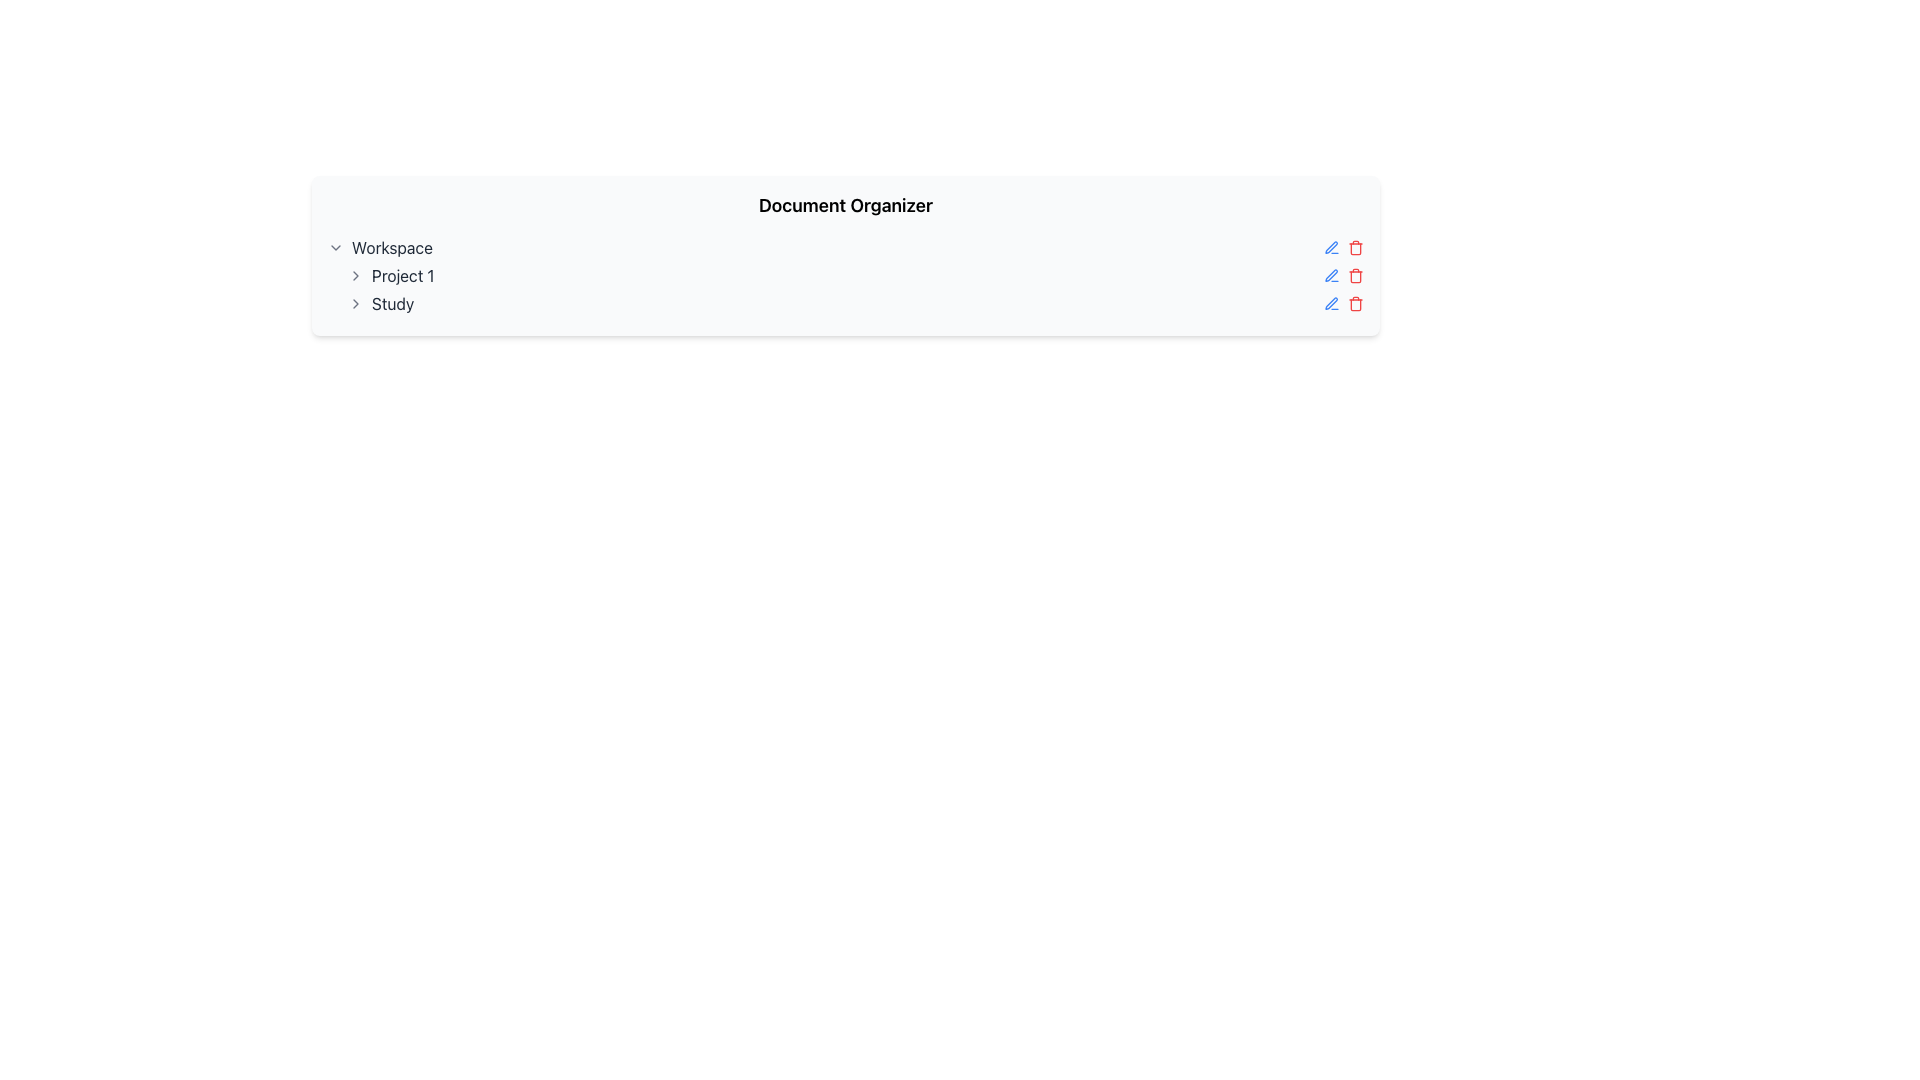 The image size is (1920, 1080). What do you see at coordinates (1356, 304) in the screenshot?
I see `the red icon button located to the right of the blue pen icon` at bounding box center [1356, 304].